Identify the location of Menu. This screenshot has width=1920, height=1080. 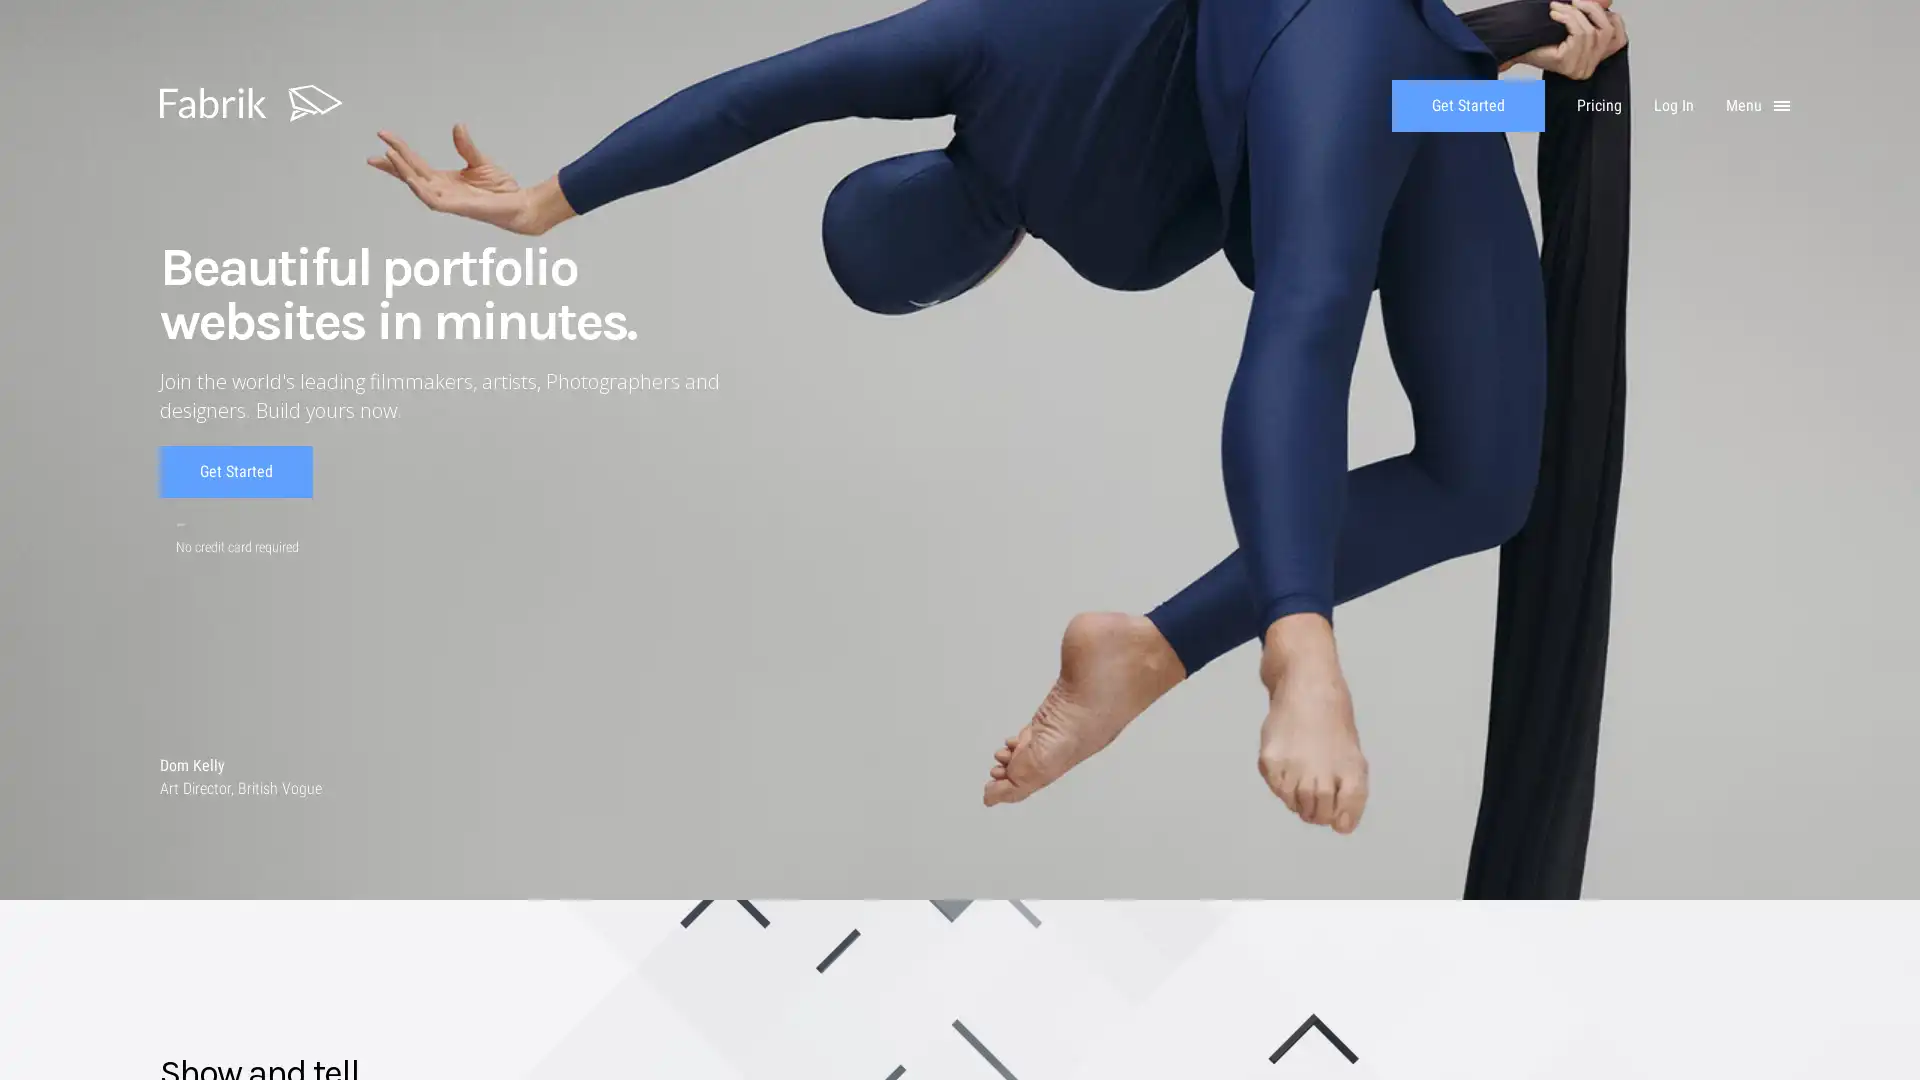
(1745, 105).